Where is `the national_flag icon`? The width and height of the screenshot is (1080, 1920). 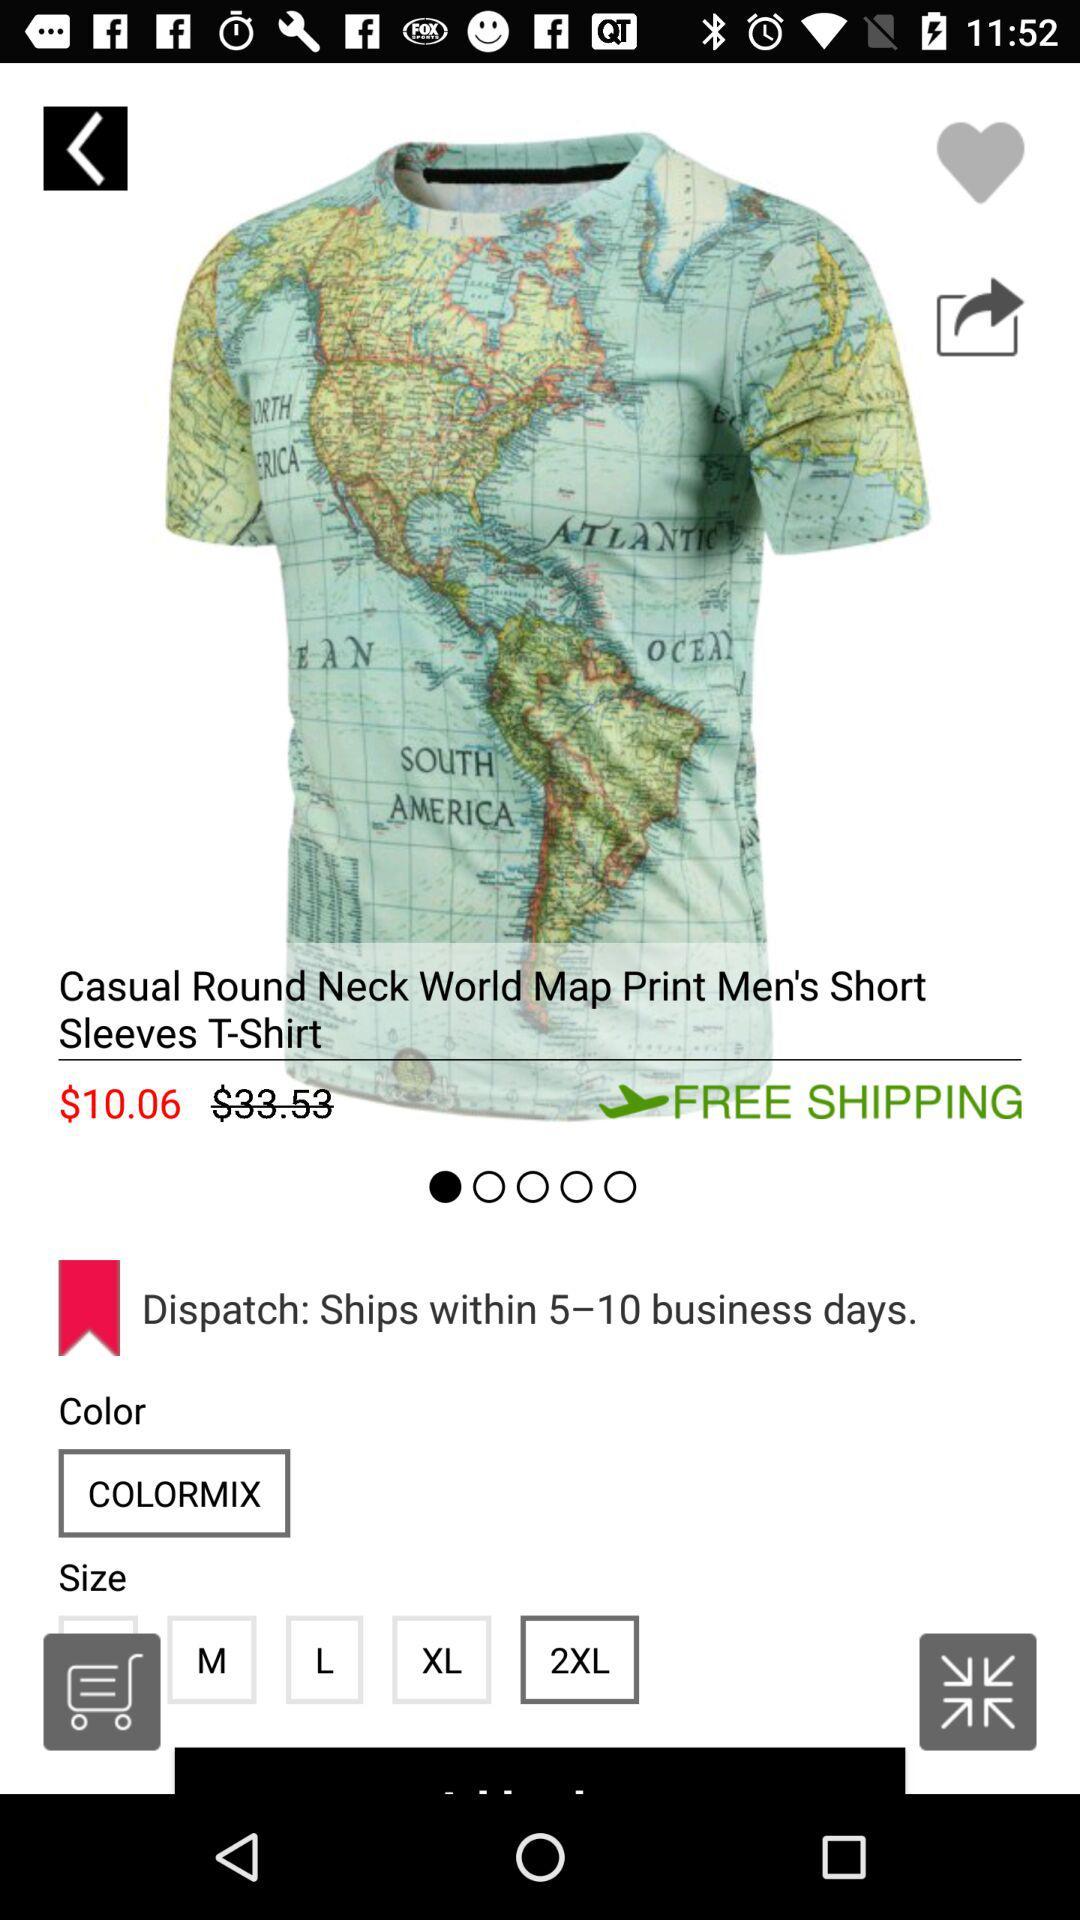 the national_flag icon is located at coordinates (977, 1691).